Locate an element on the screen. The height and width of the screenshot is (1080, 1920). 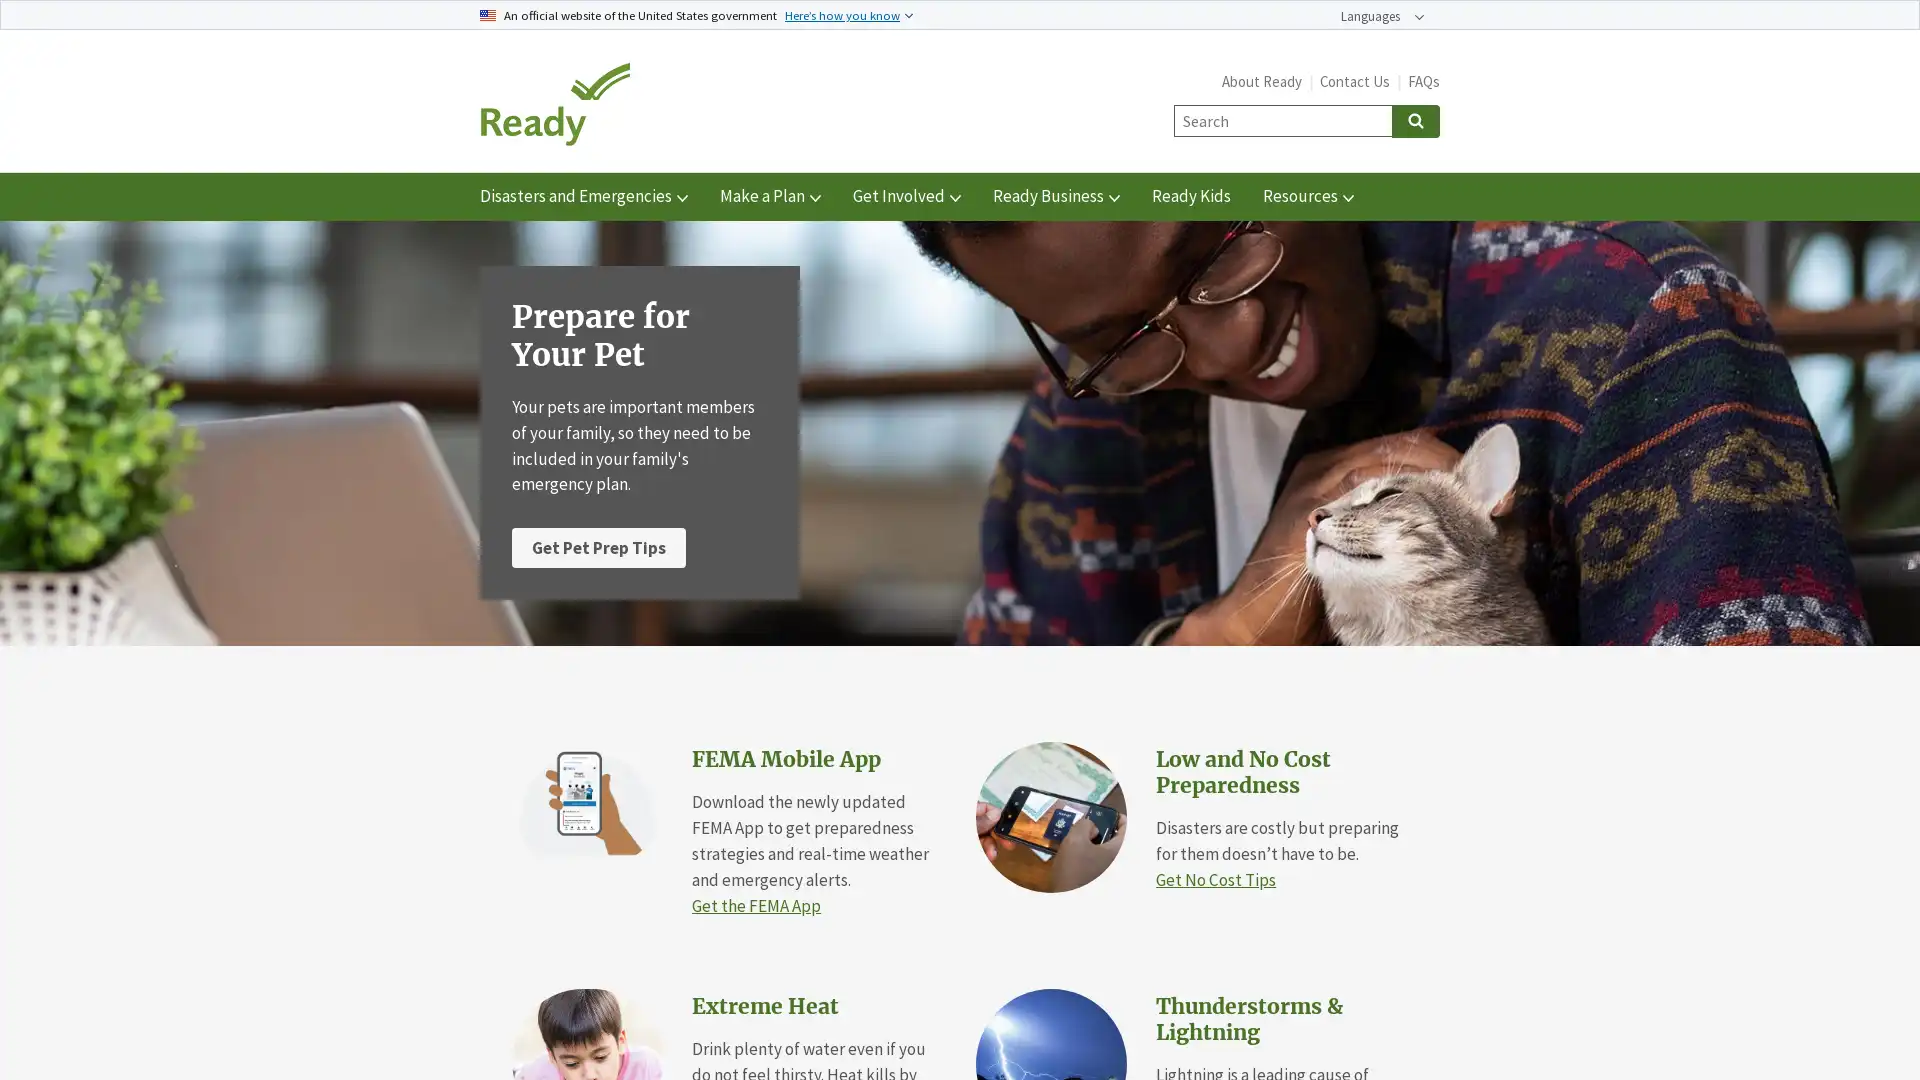
Disasters and Emergencies is located at coordinates (583, 196).